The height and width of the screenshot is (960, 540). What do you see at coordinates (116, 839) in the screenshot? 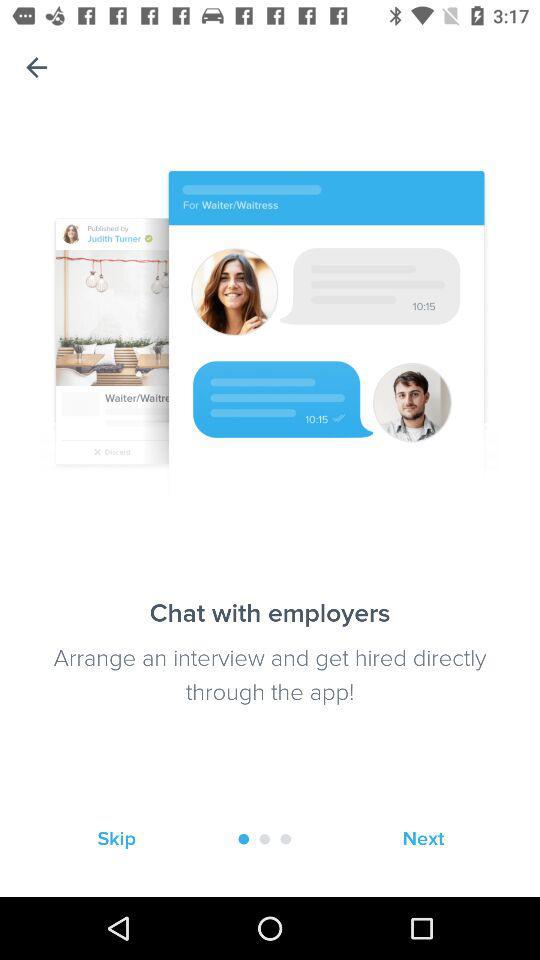
I see `the skip` at bounding box center [116, 839].